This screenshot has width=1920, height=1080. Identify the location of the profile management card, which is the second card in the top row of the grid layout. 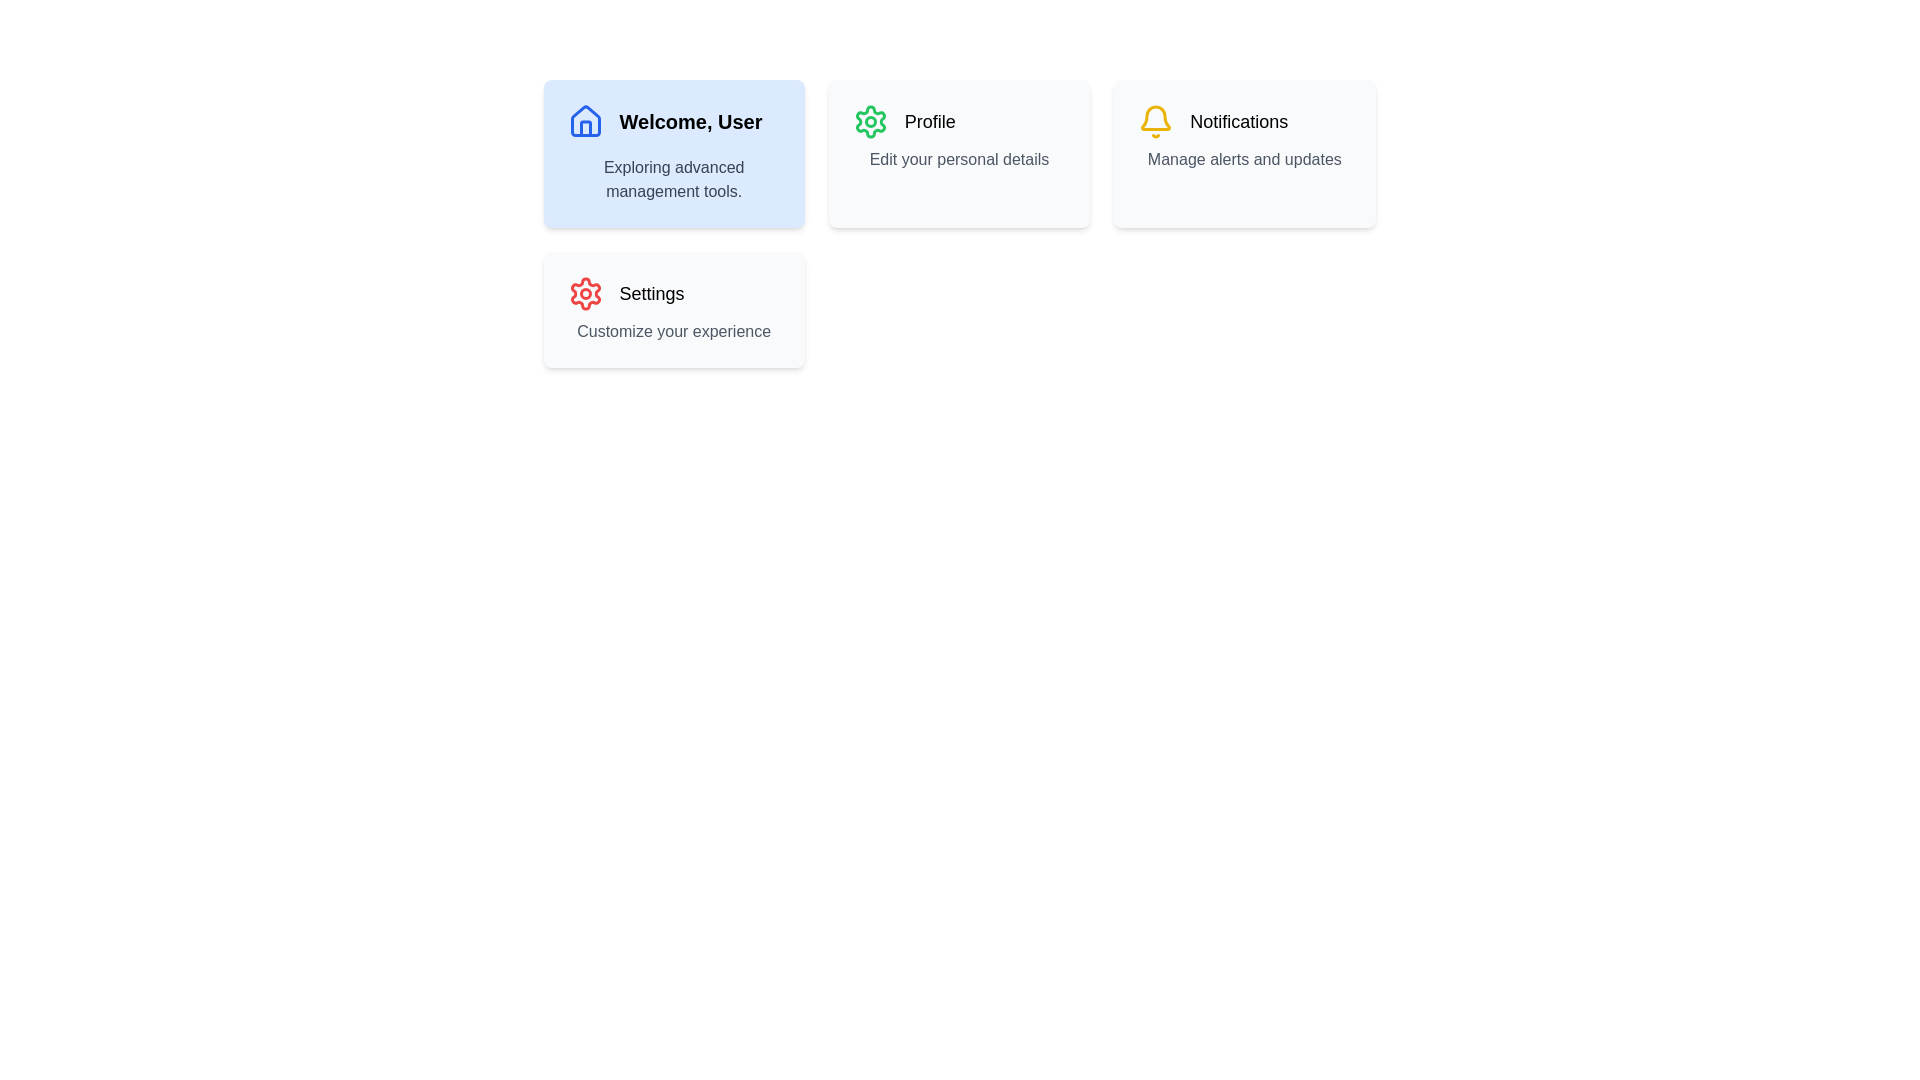
(958, 153).